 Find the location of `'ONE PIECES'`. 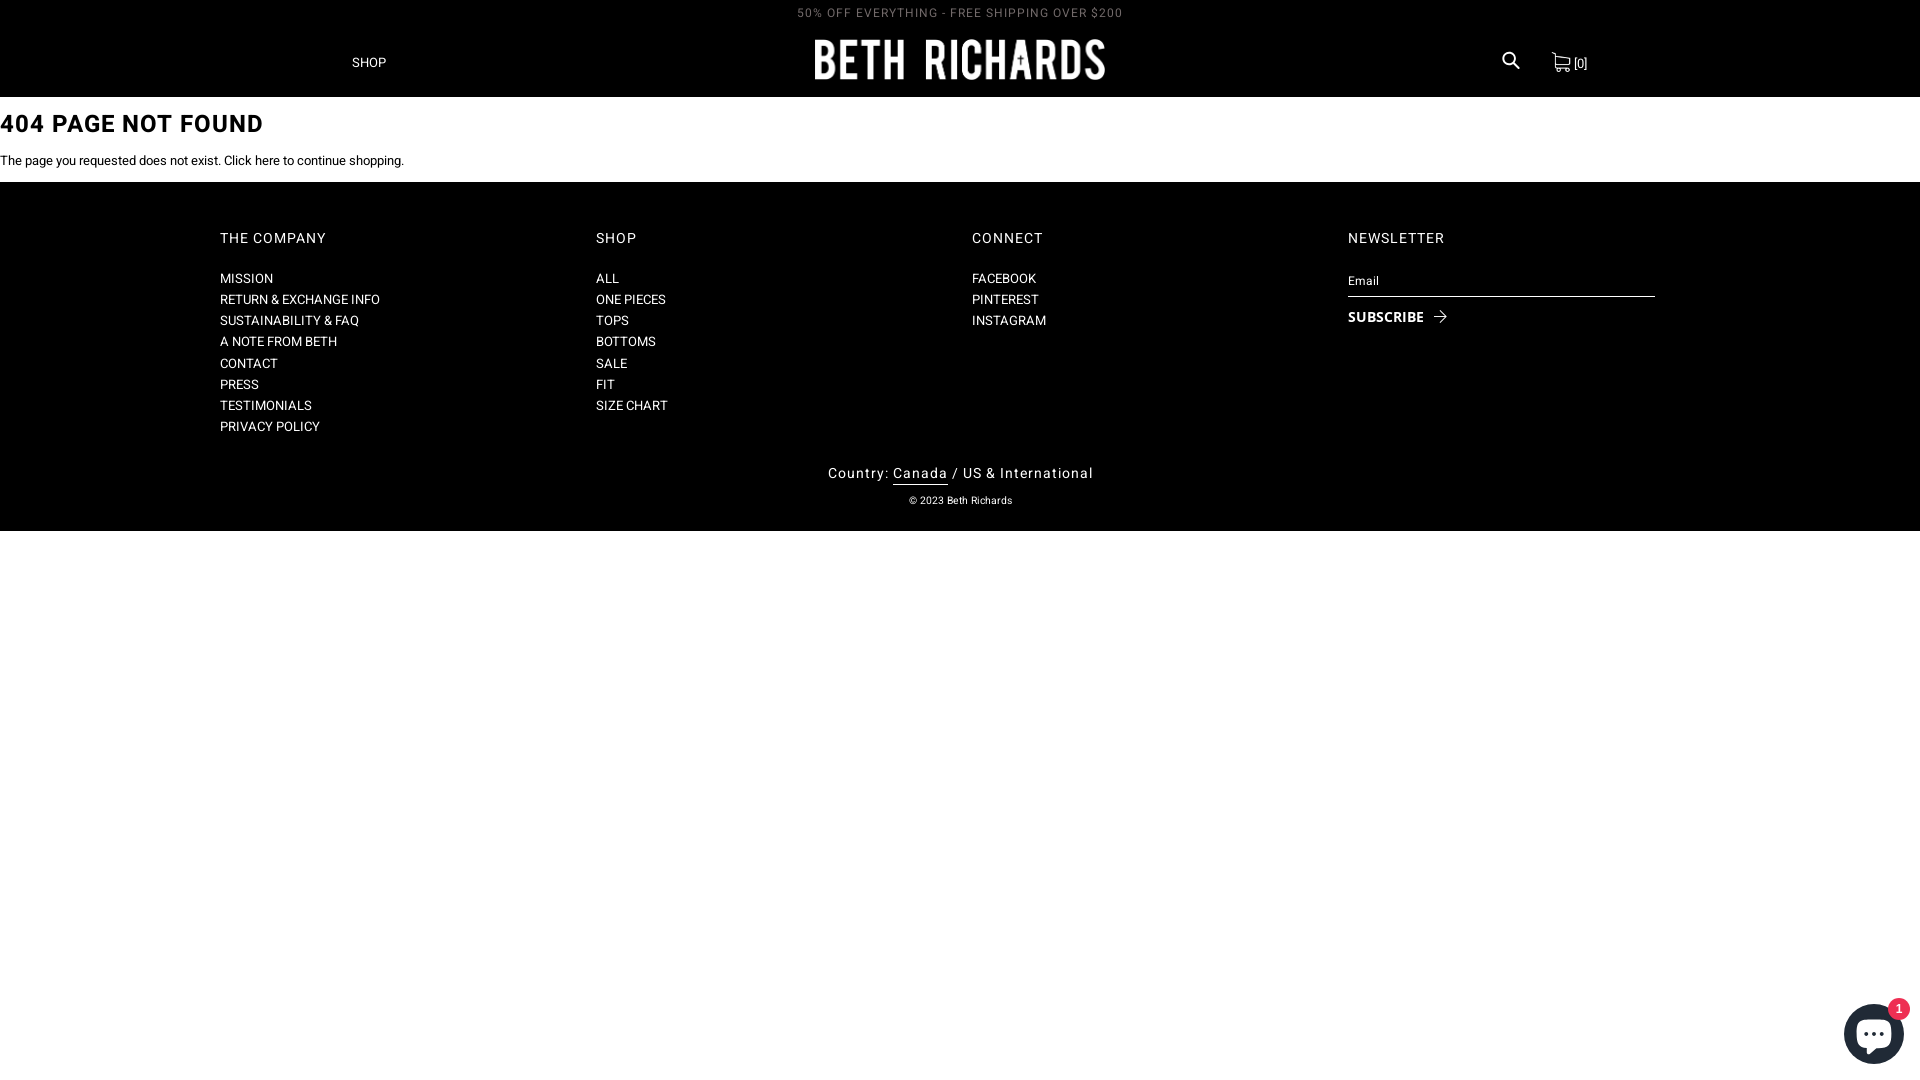

'ONE PIECES' is located at coordinates (629, 299).